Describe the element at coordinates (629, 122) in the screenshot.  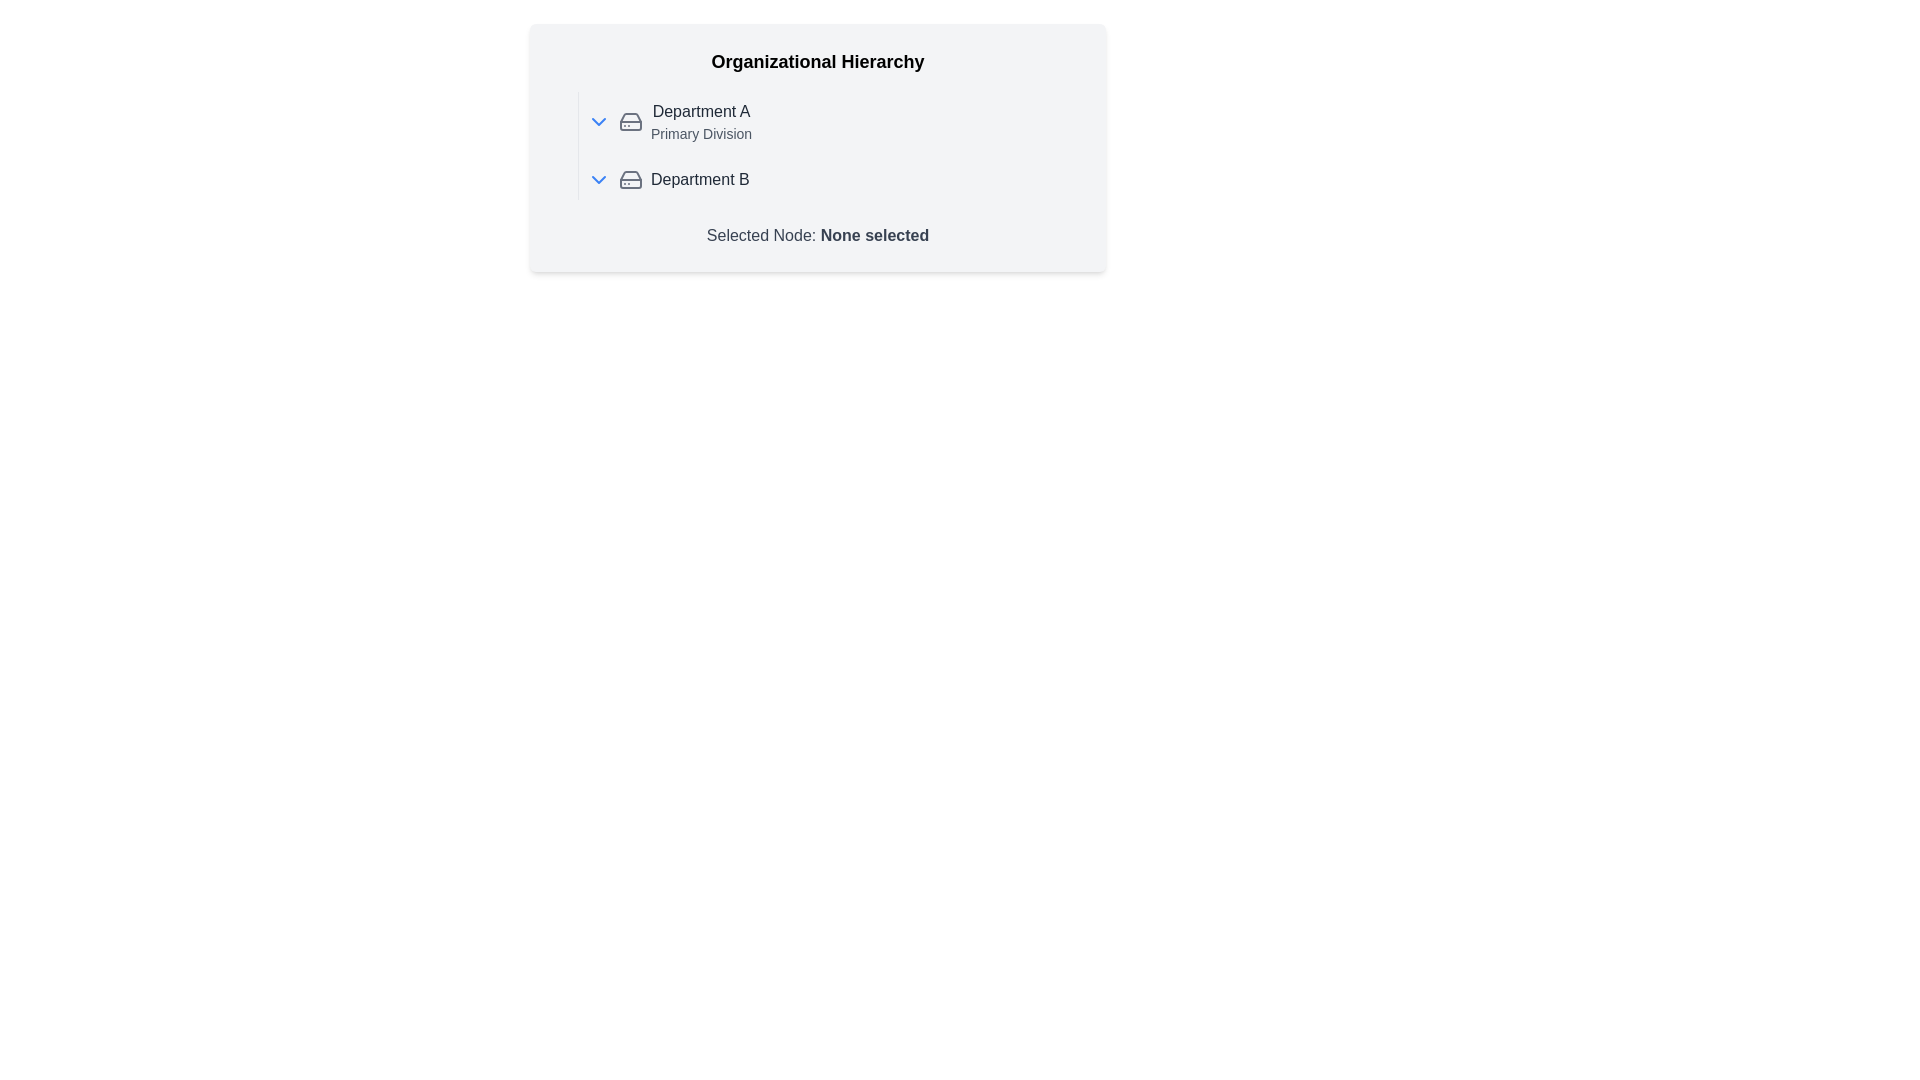
I see `the storage-related icon located immediately to the right of the down-chevron icon and next to the text group for 'Department A' and 'Primary Division'` at that location.